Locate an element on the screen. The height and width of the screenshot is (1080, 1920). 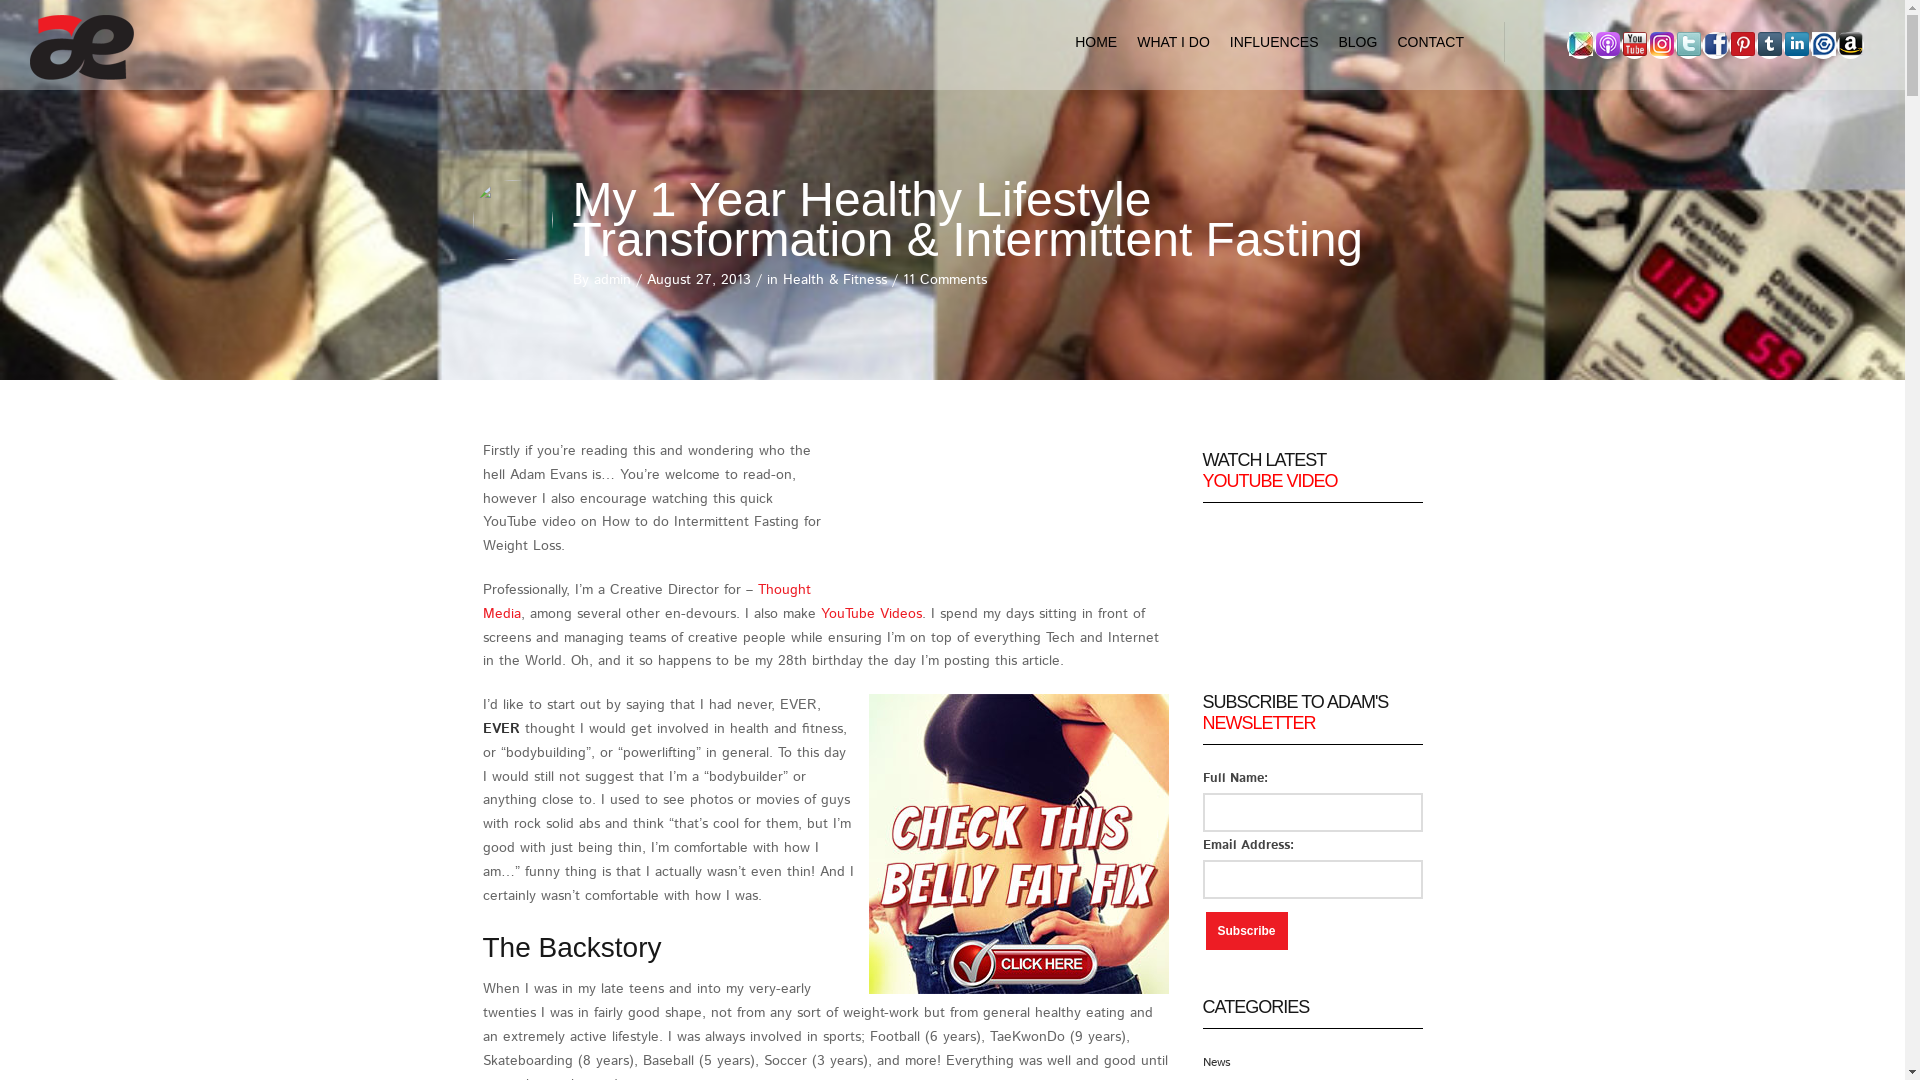
'facebook' is located at coordinates (1715, 43).